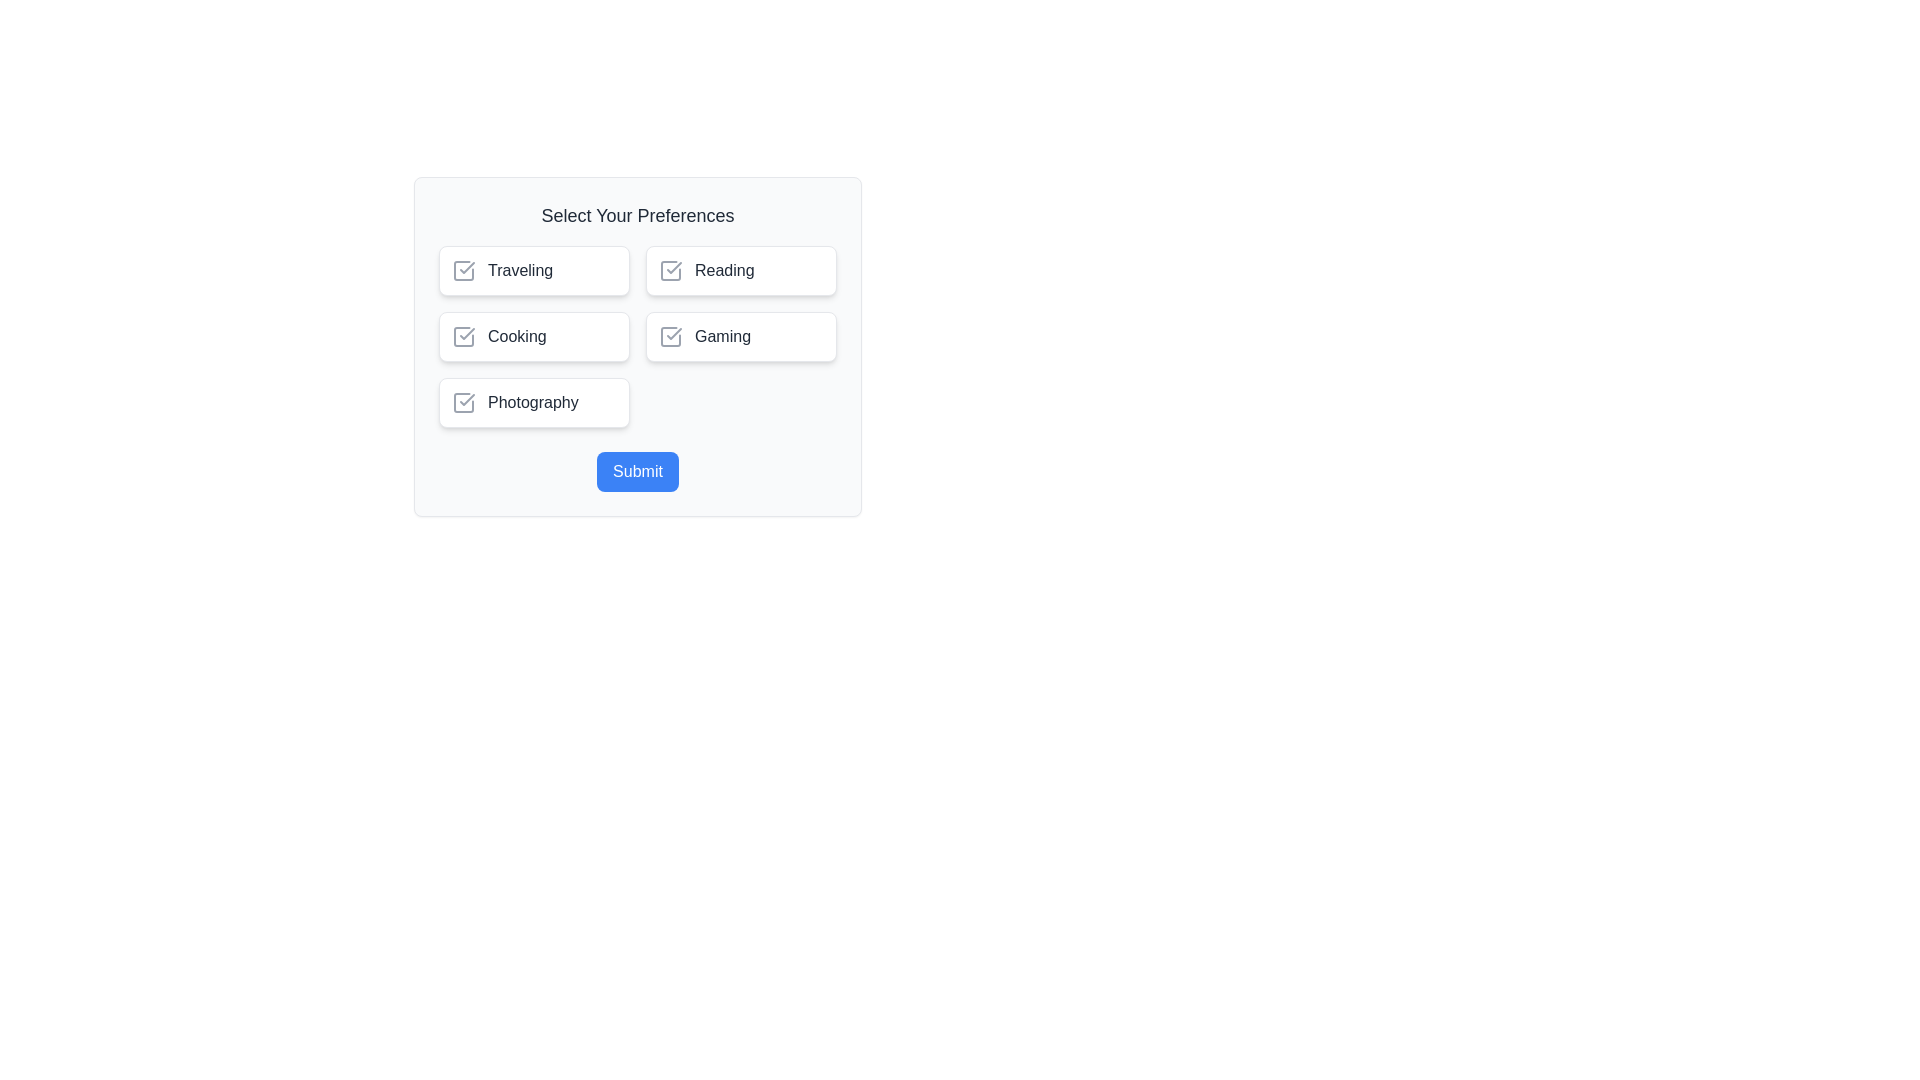 The image size is (1920, 1080). What do you see at coordinates (671, 270) in the screenshot?
I see `the Checkbox Icon located at the left side of the 'Reading' card` at bounding box center [671, 270].